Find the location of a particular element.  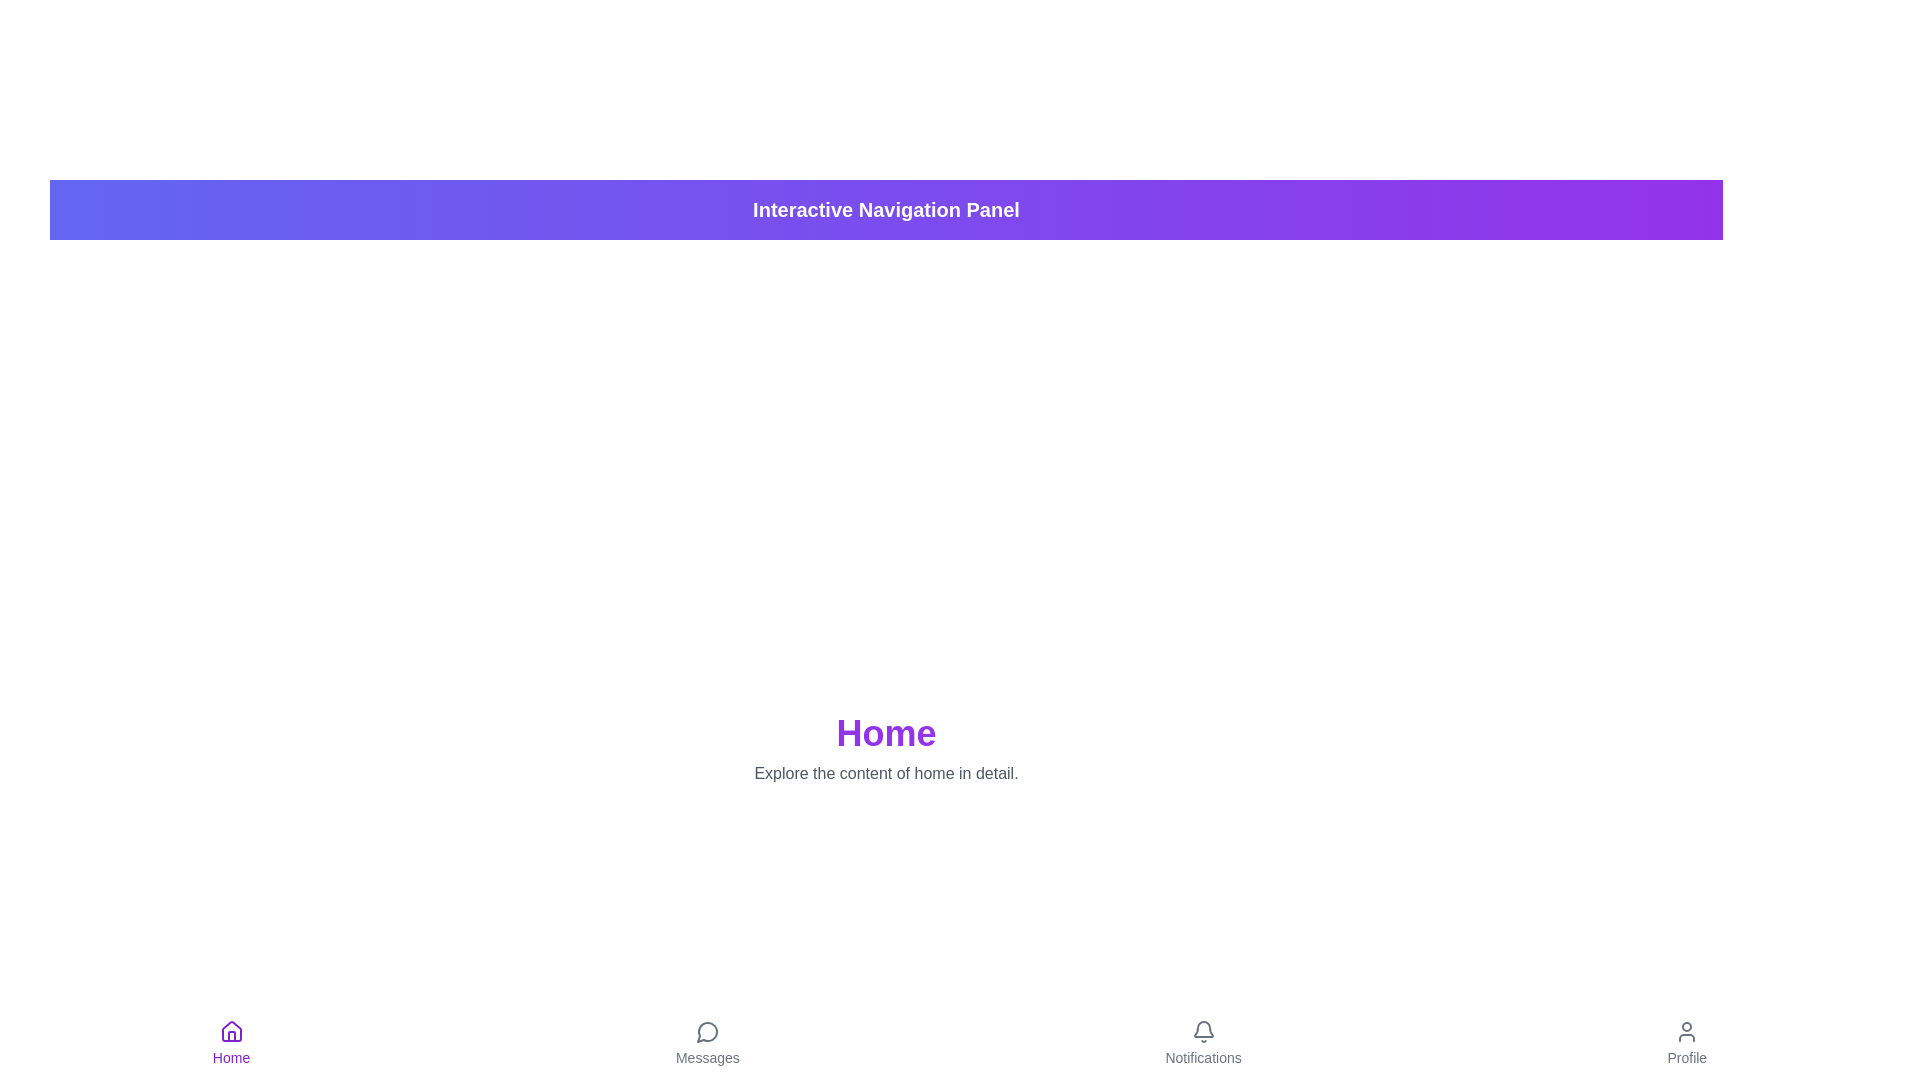

the Home navigation icon to trigger its visual feedback is located at coordinates (231, 1043).